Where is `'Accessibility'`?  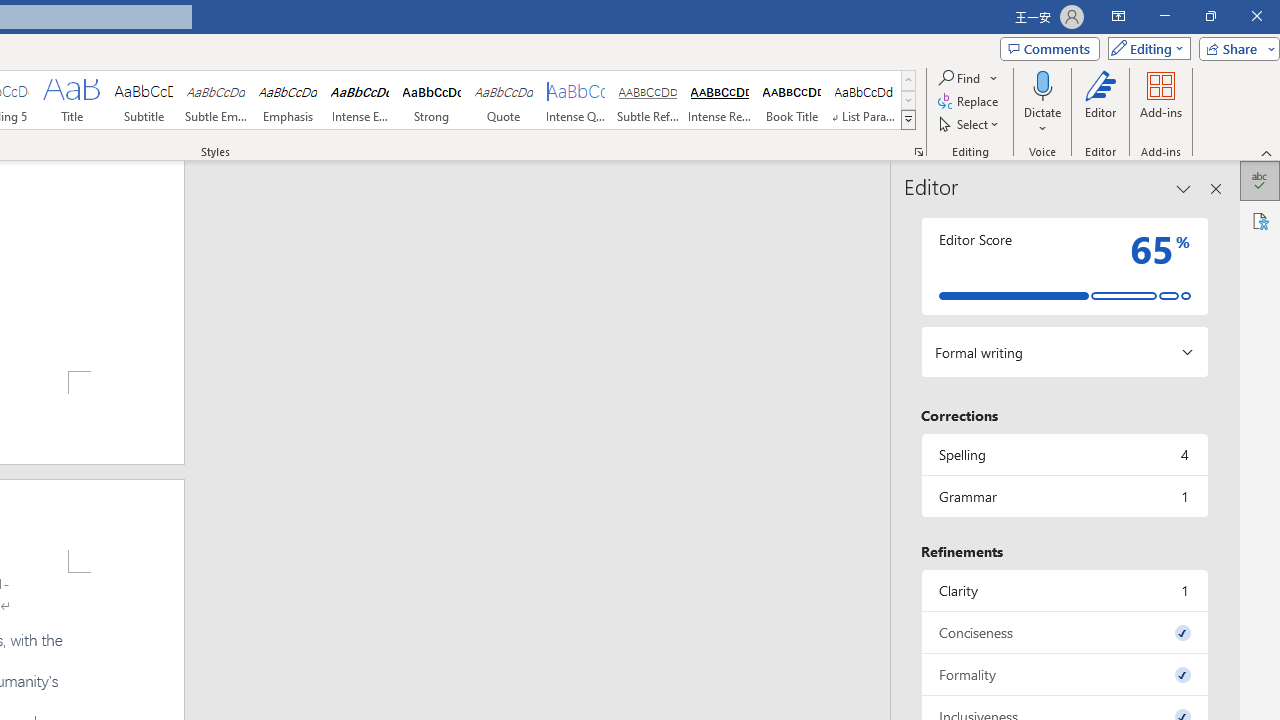 'Accessibility' is located at coordinates (1259, 221).